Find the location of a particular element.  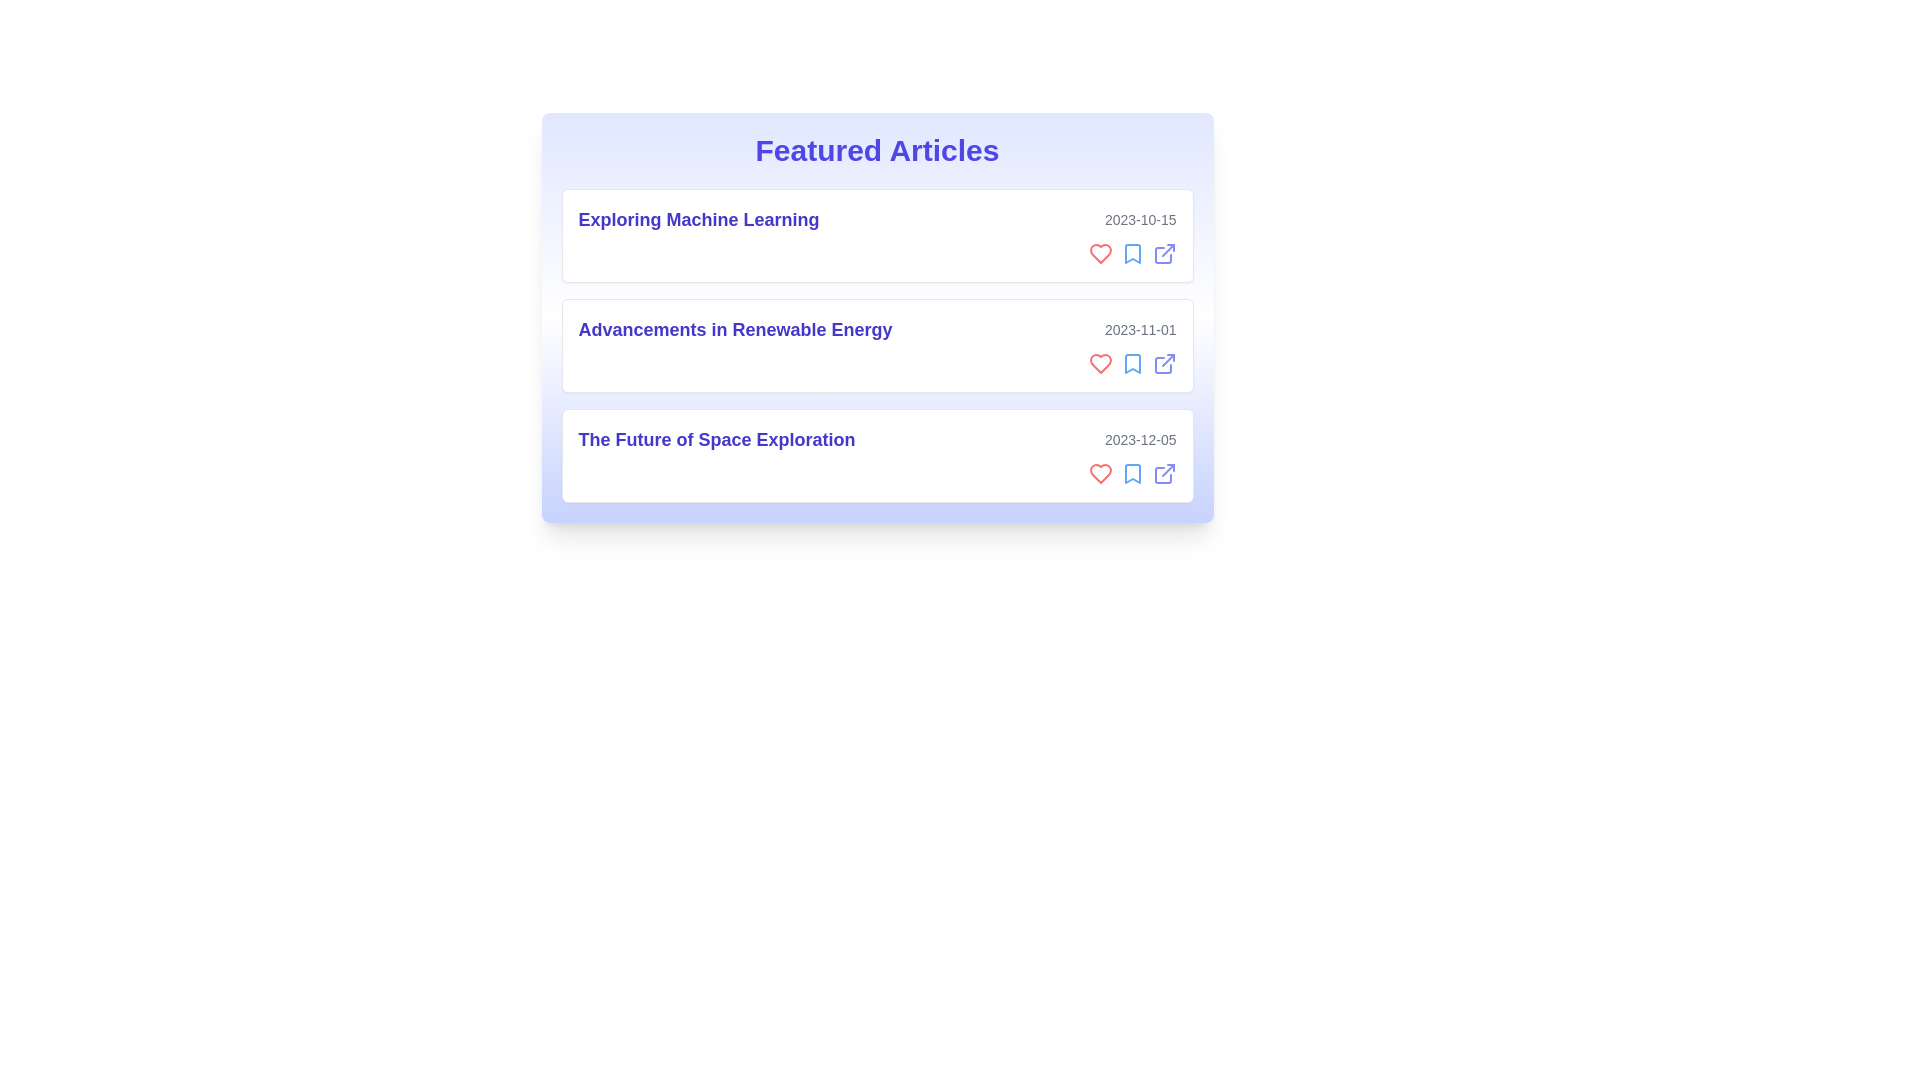

the article titled The Future of Space Exploration is located at coordinates (877, 455).